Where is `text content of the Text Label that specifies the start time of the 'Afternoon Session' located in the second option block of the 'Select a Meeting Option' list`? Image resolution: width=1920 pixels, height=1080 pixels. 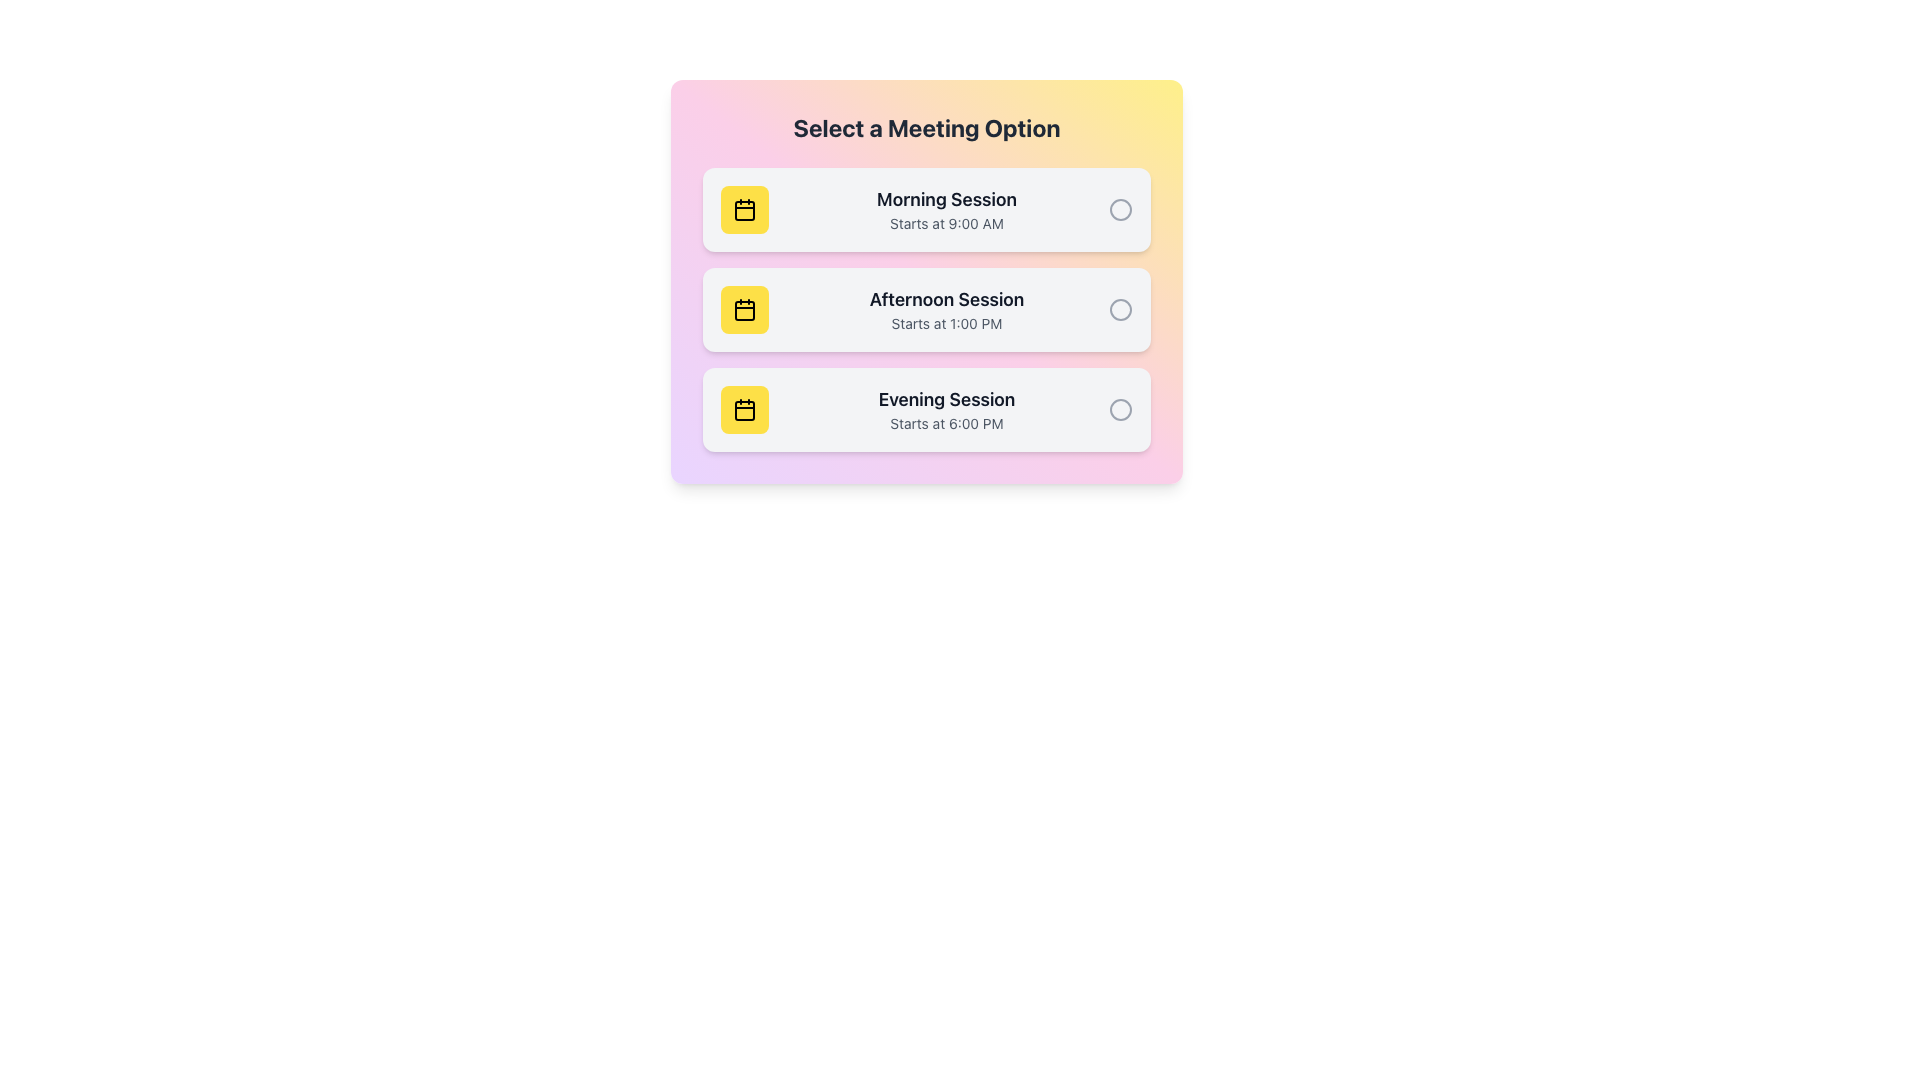
text content of the Text Label that specifies the start time of the 'Afternoon Session' located in the second option block of the 'Select a Meeting Option' list is located at coordinates (945, 323).